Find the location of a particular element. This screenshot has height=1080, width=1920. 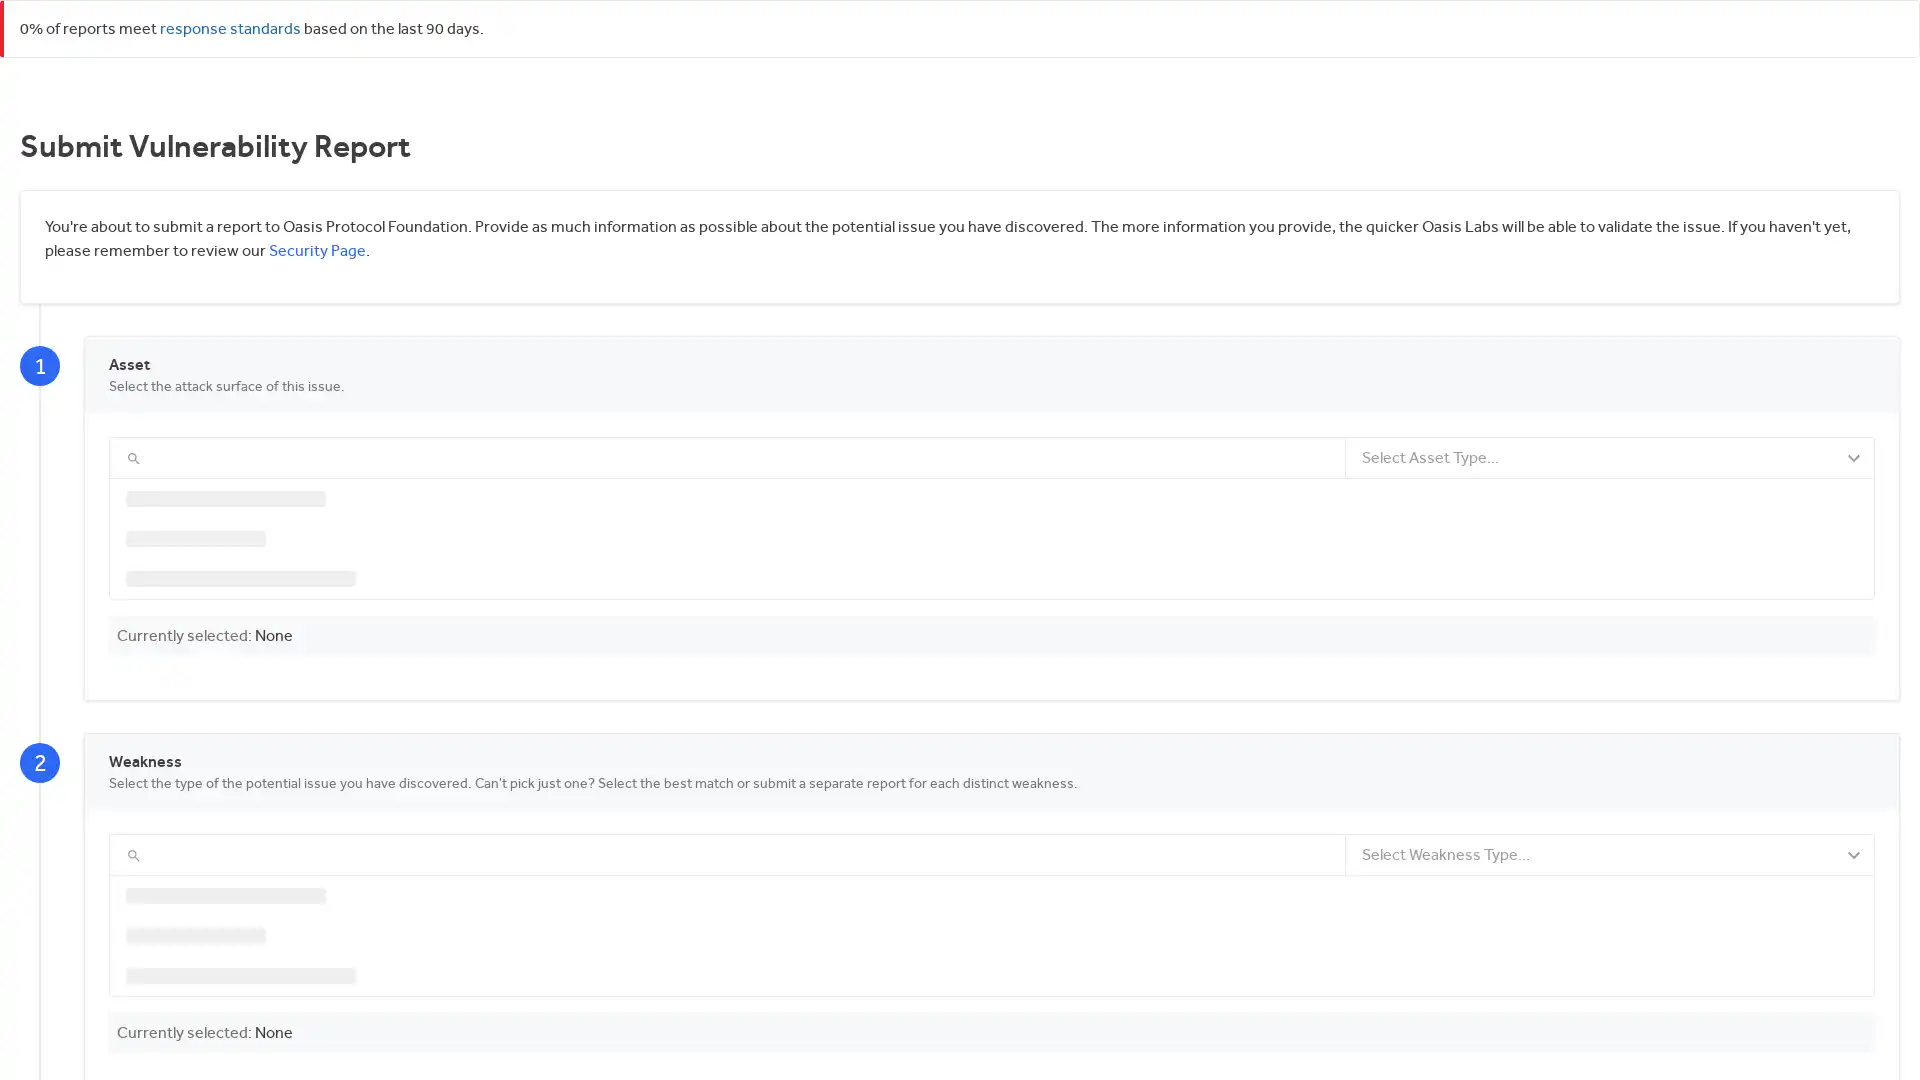

https://github.com/oasisprotocol/ed25519 Source codeCriticalEligible for bounty is located at coordinates (992, 675).